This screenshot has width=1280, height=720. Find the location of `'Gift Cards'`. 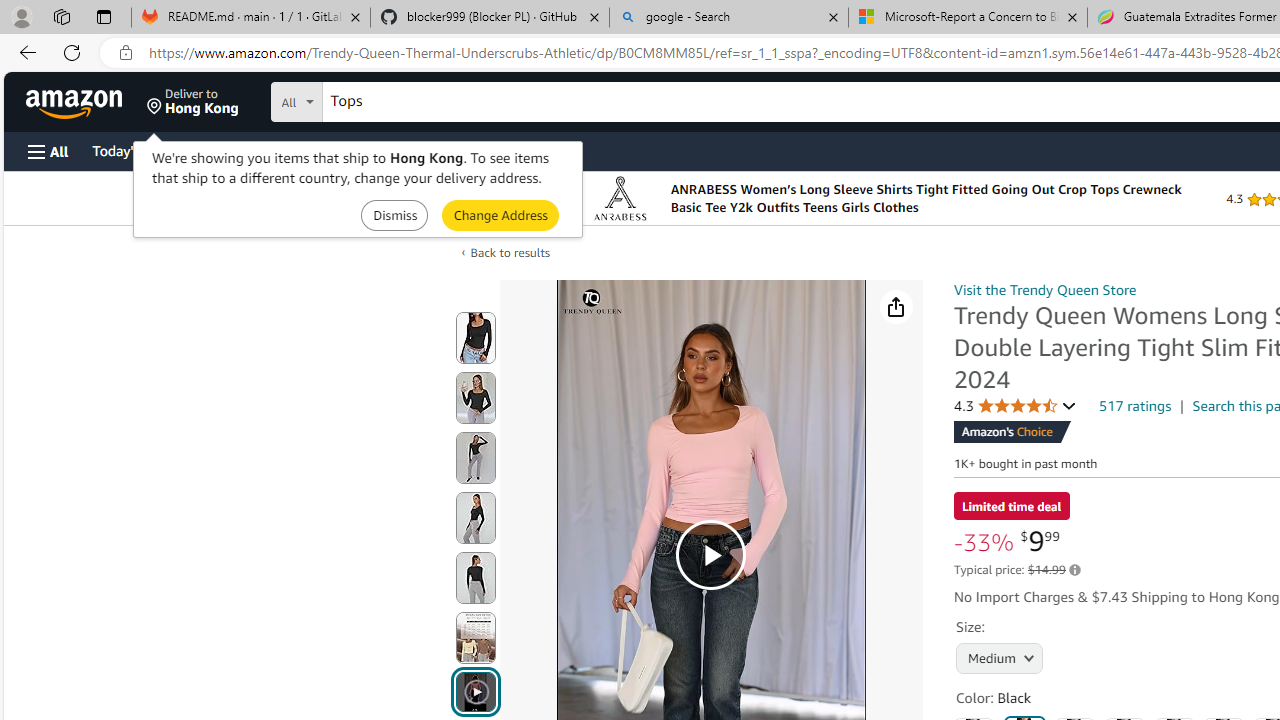

'Gift Cards' is located at coordinates (441, 149).